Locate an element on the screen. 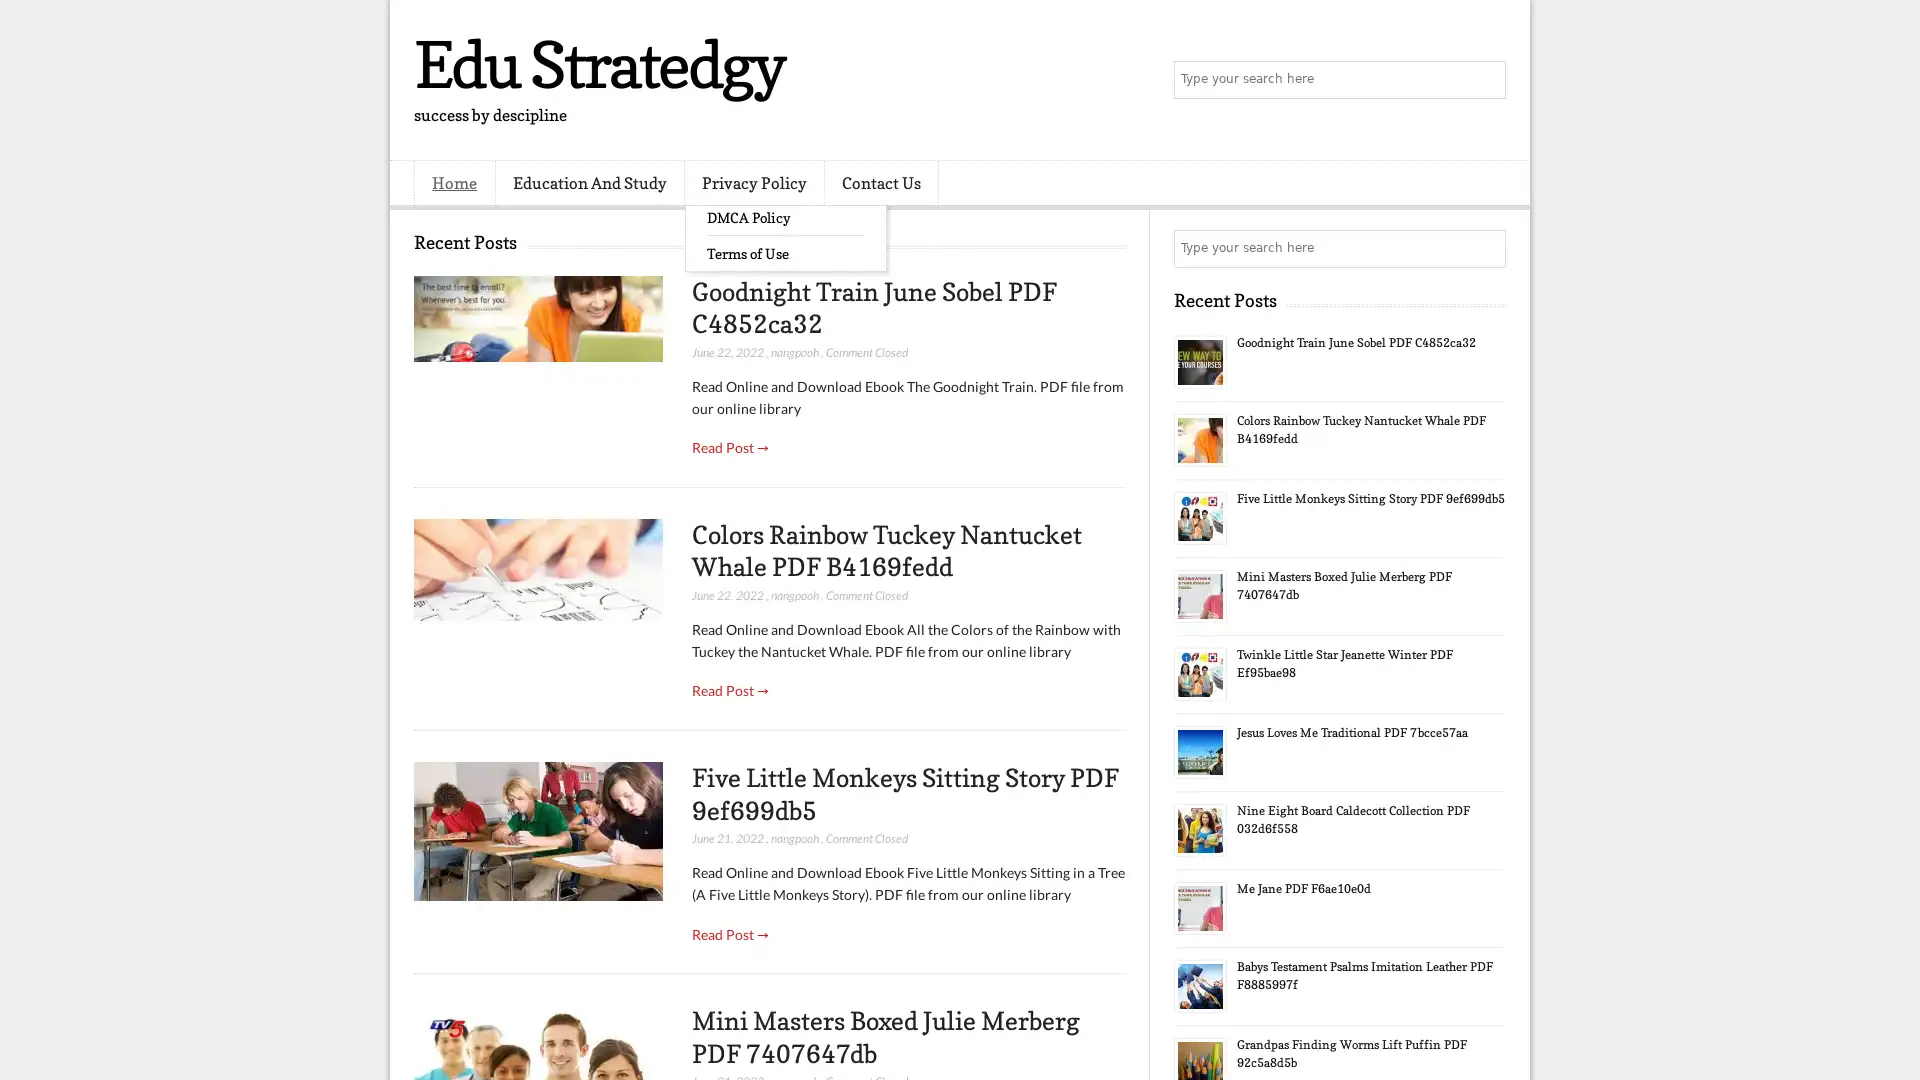 The image size is (1920, 1080). Search is located at coordinates (1485, 248).